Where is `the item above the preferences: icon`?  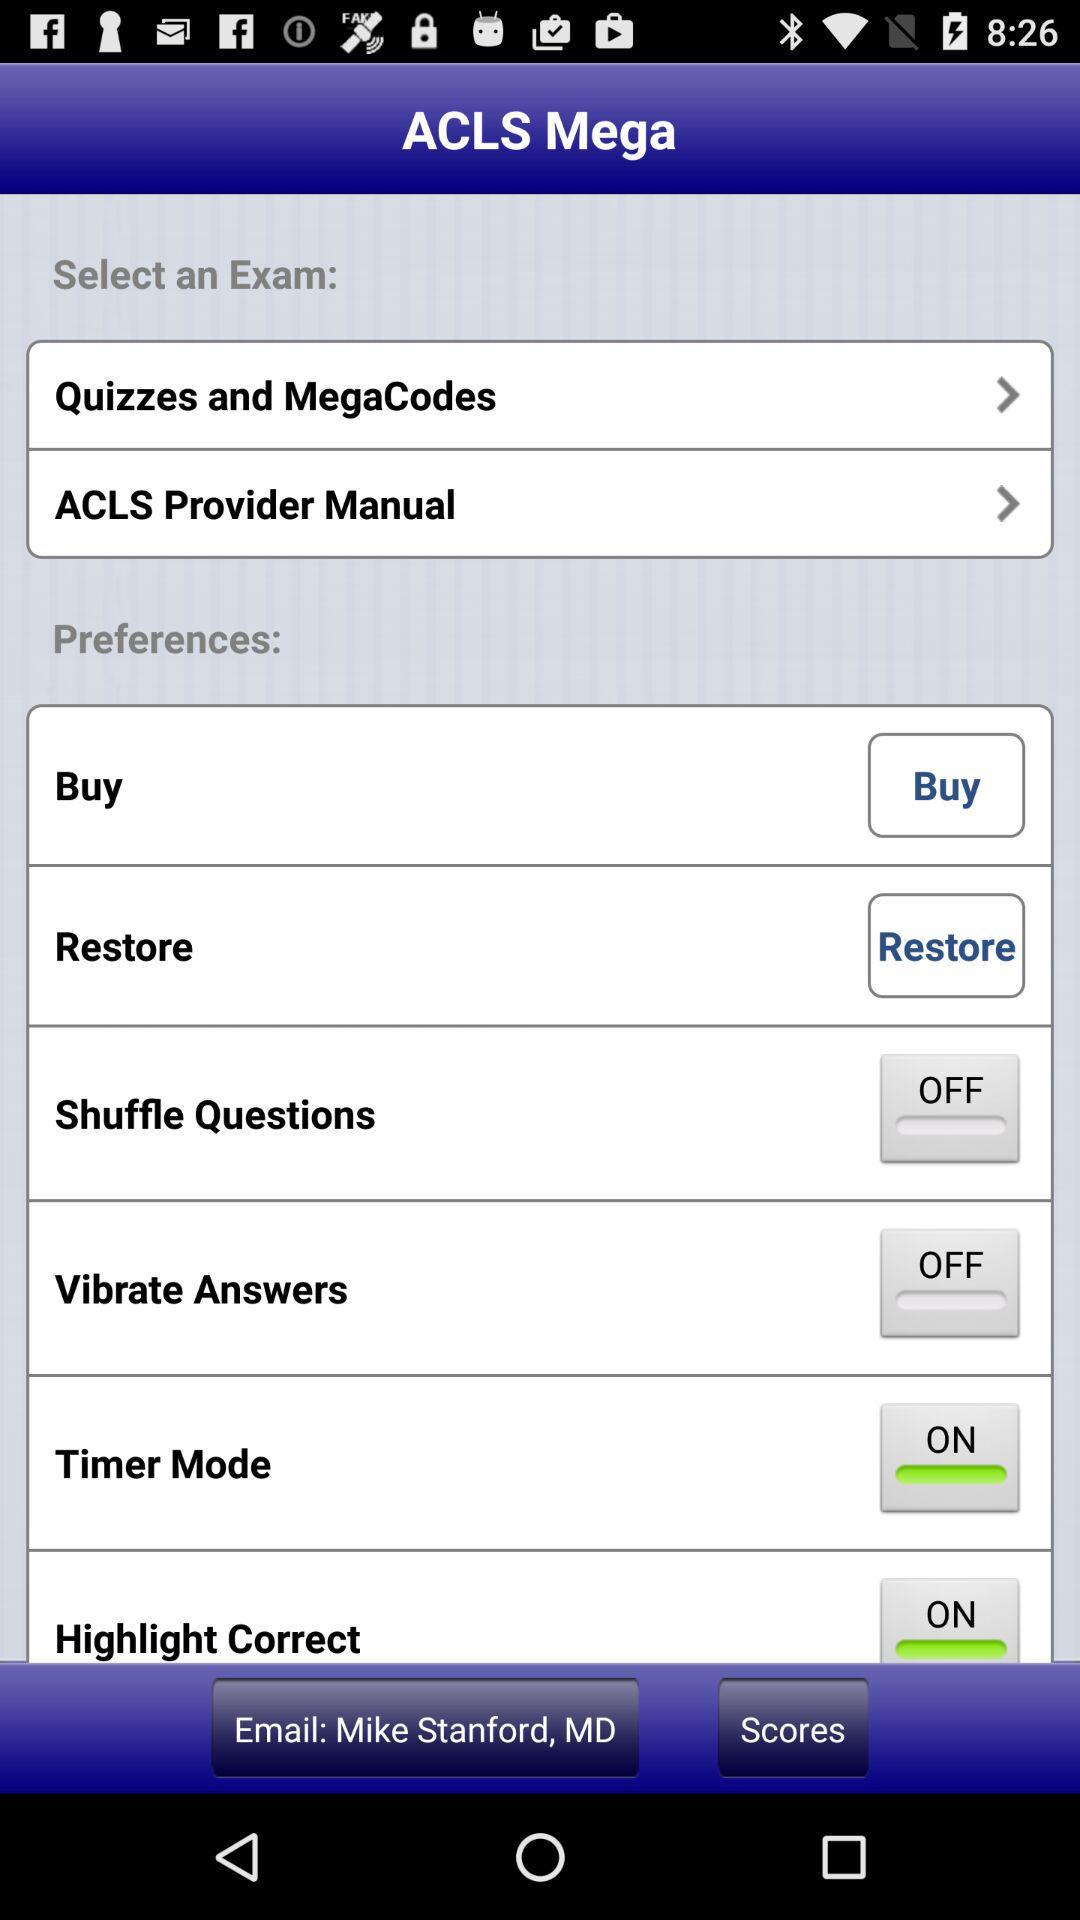 the item above the preferences: icon is located at coordinates (540, 503).